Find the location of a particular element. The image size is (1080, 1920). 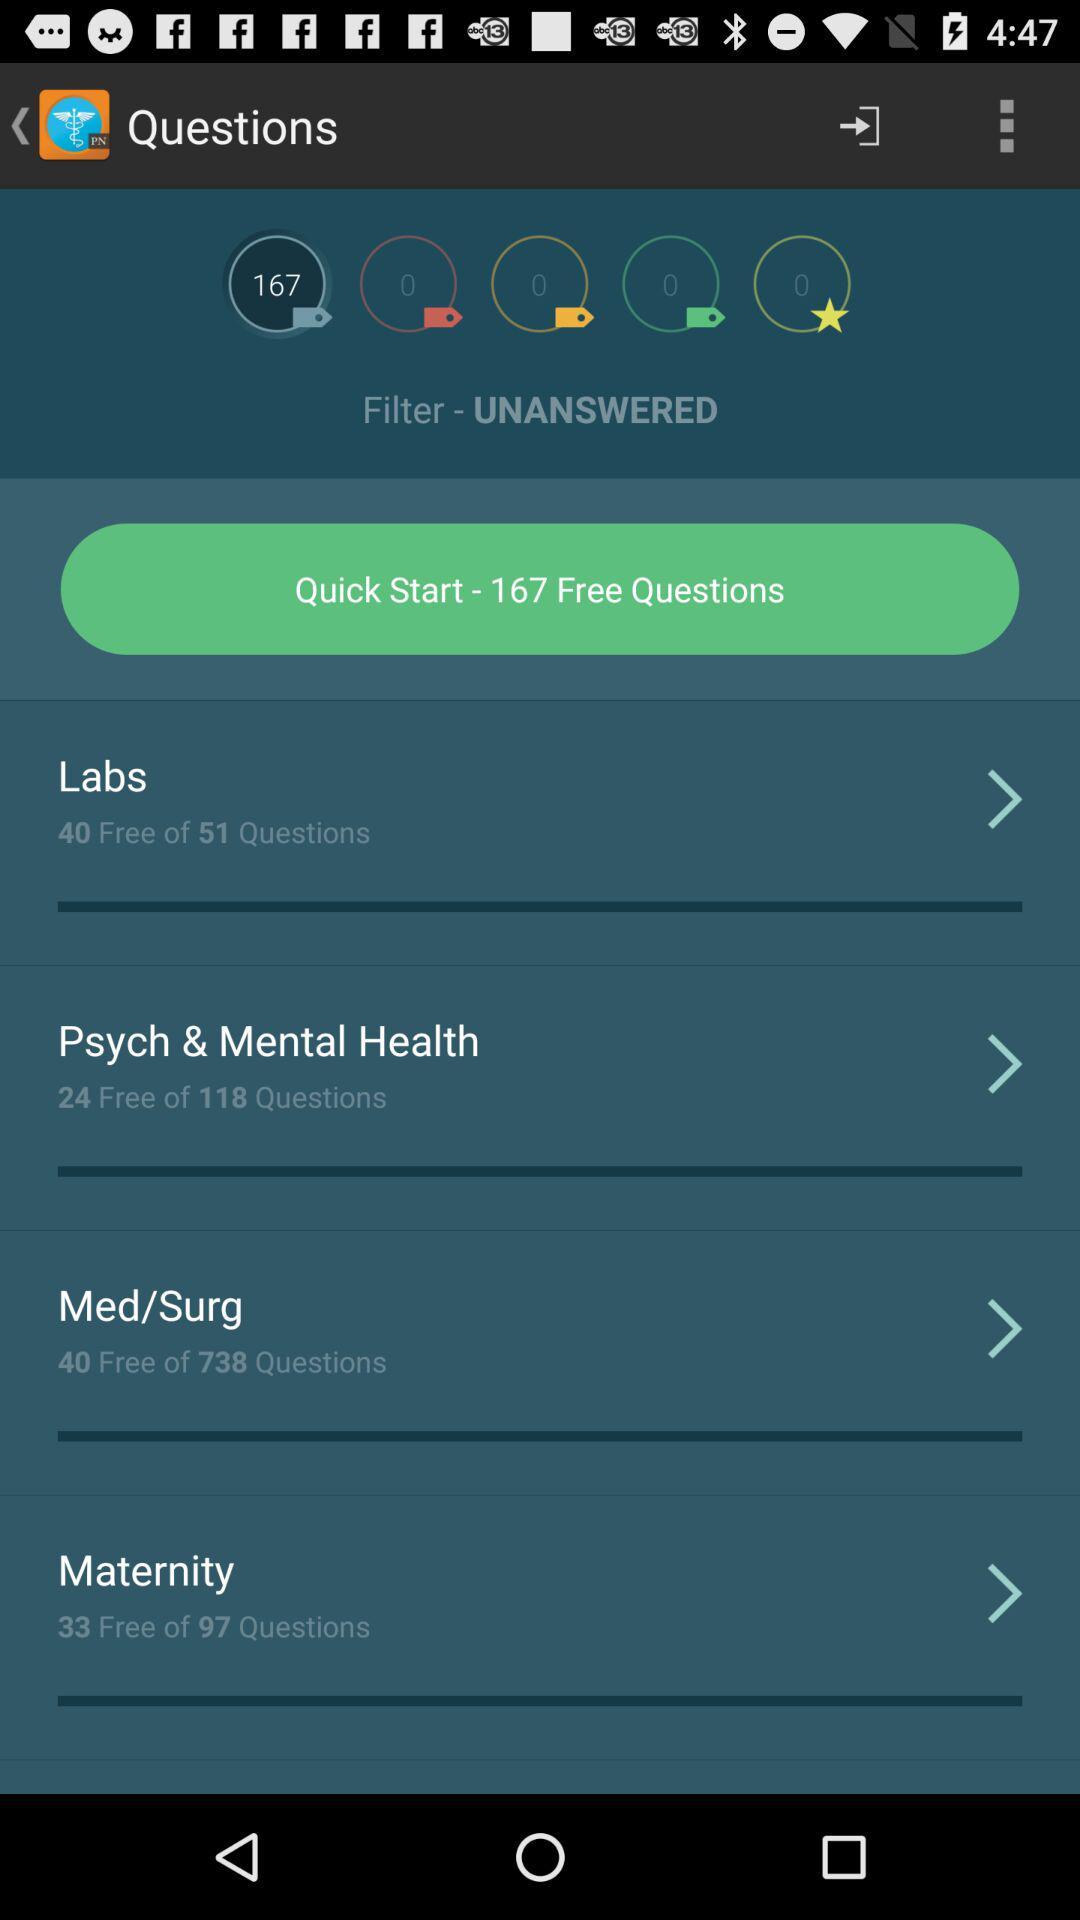

icon to the right of 40 free of icon is located at coordinates (1005, 797).